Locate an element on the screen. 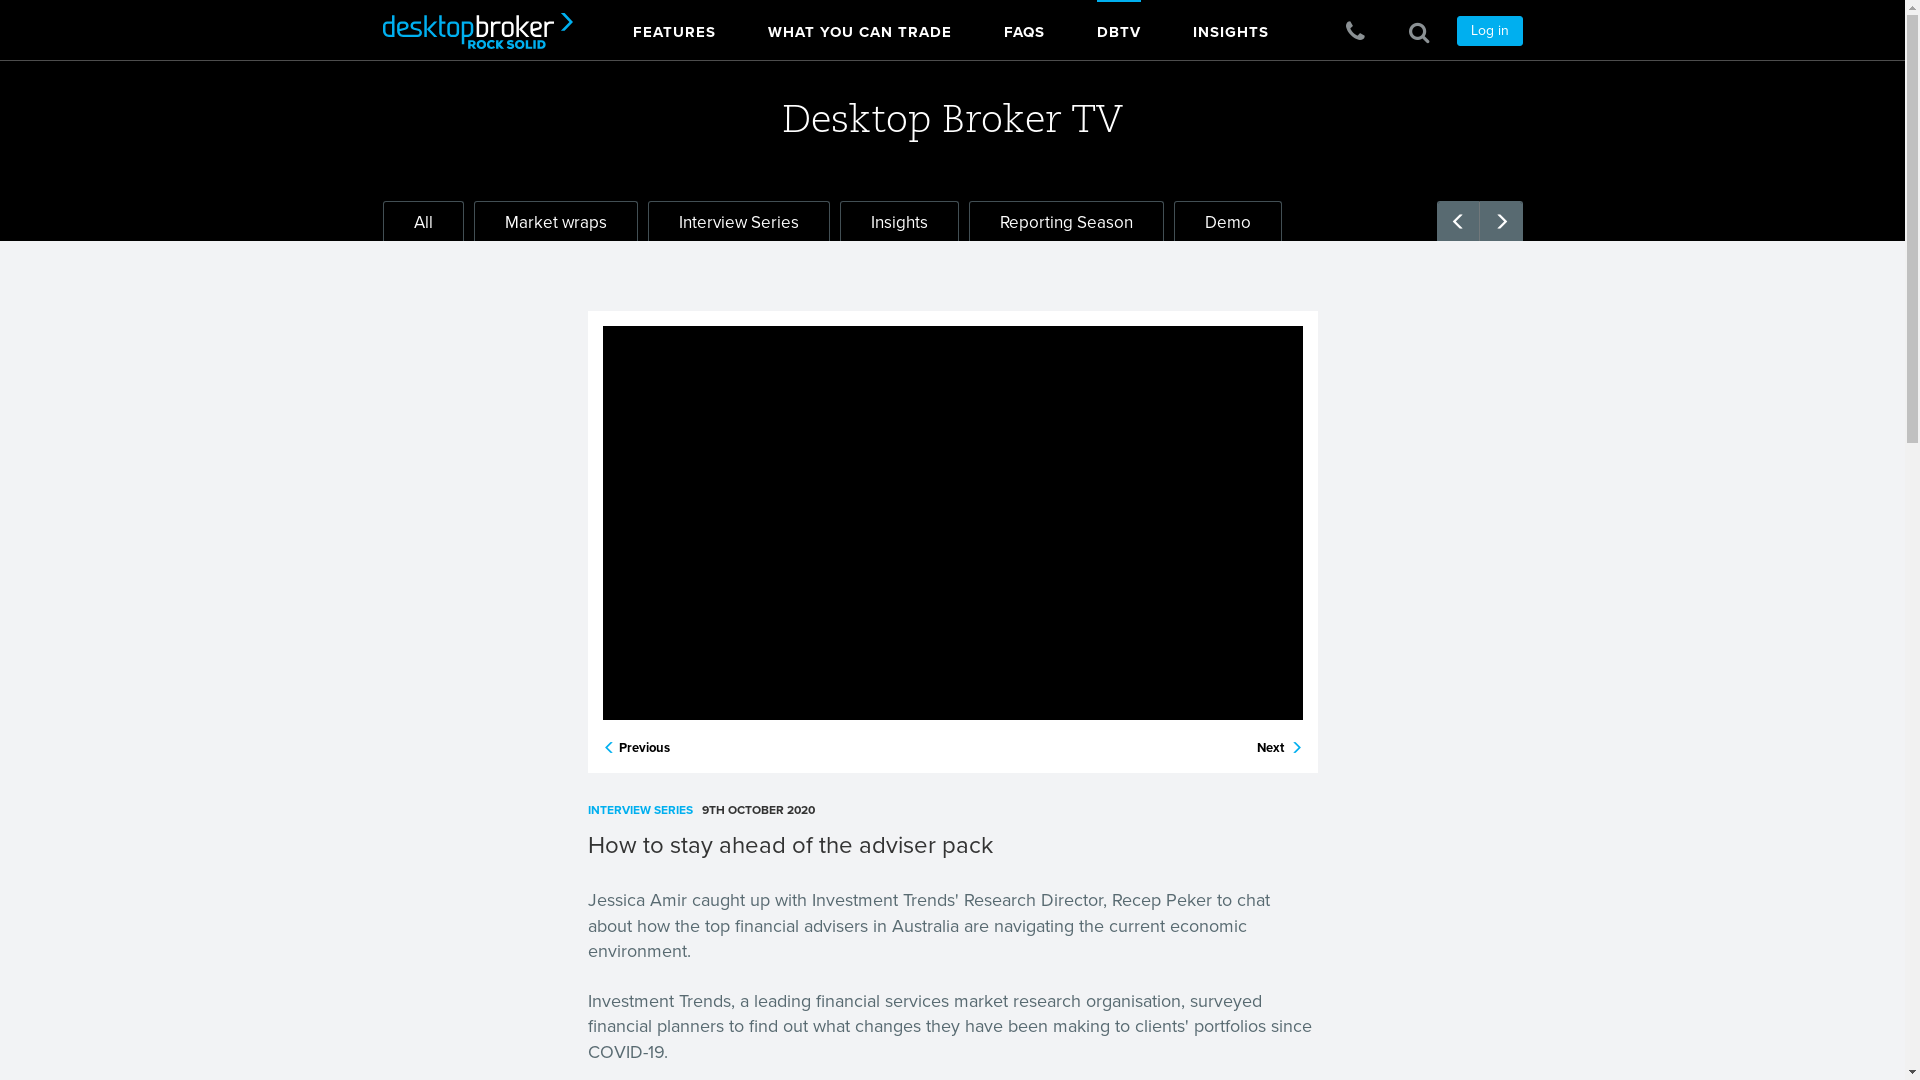  'FAQS' is located at coordinates (1024, 27).